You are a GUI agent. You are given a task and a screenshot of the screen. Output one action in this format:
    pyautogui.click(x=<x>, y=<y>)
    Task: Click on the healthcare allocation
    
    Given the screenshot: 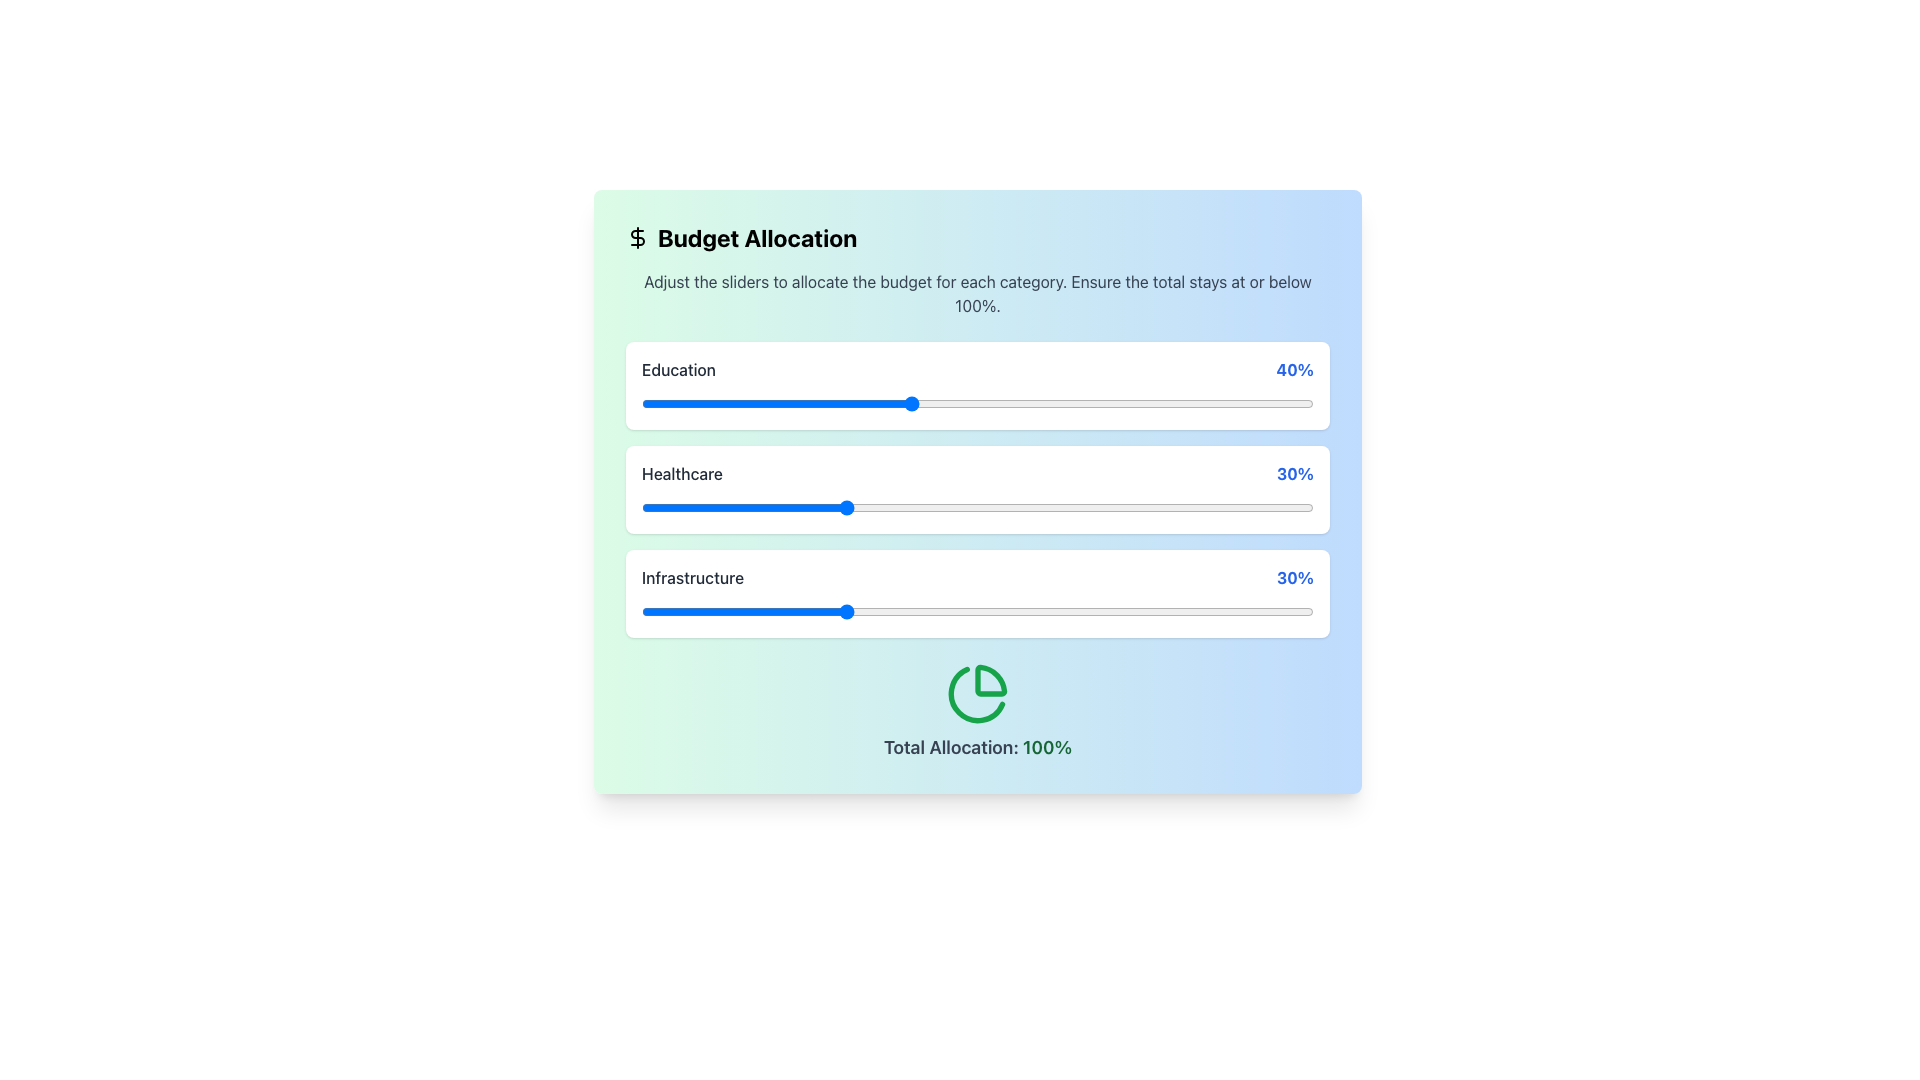 What is the action you would take?
    pyautogui.click(x=889, y=507)
    